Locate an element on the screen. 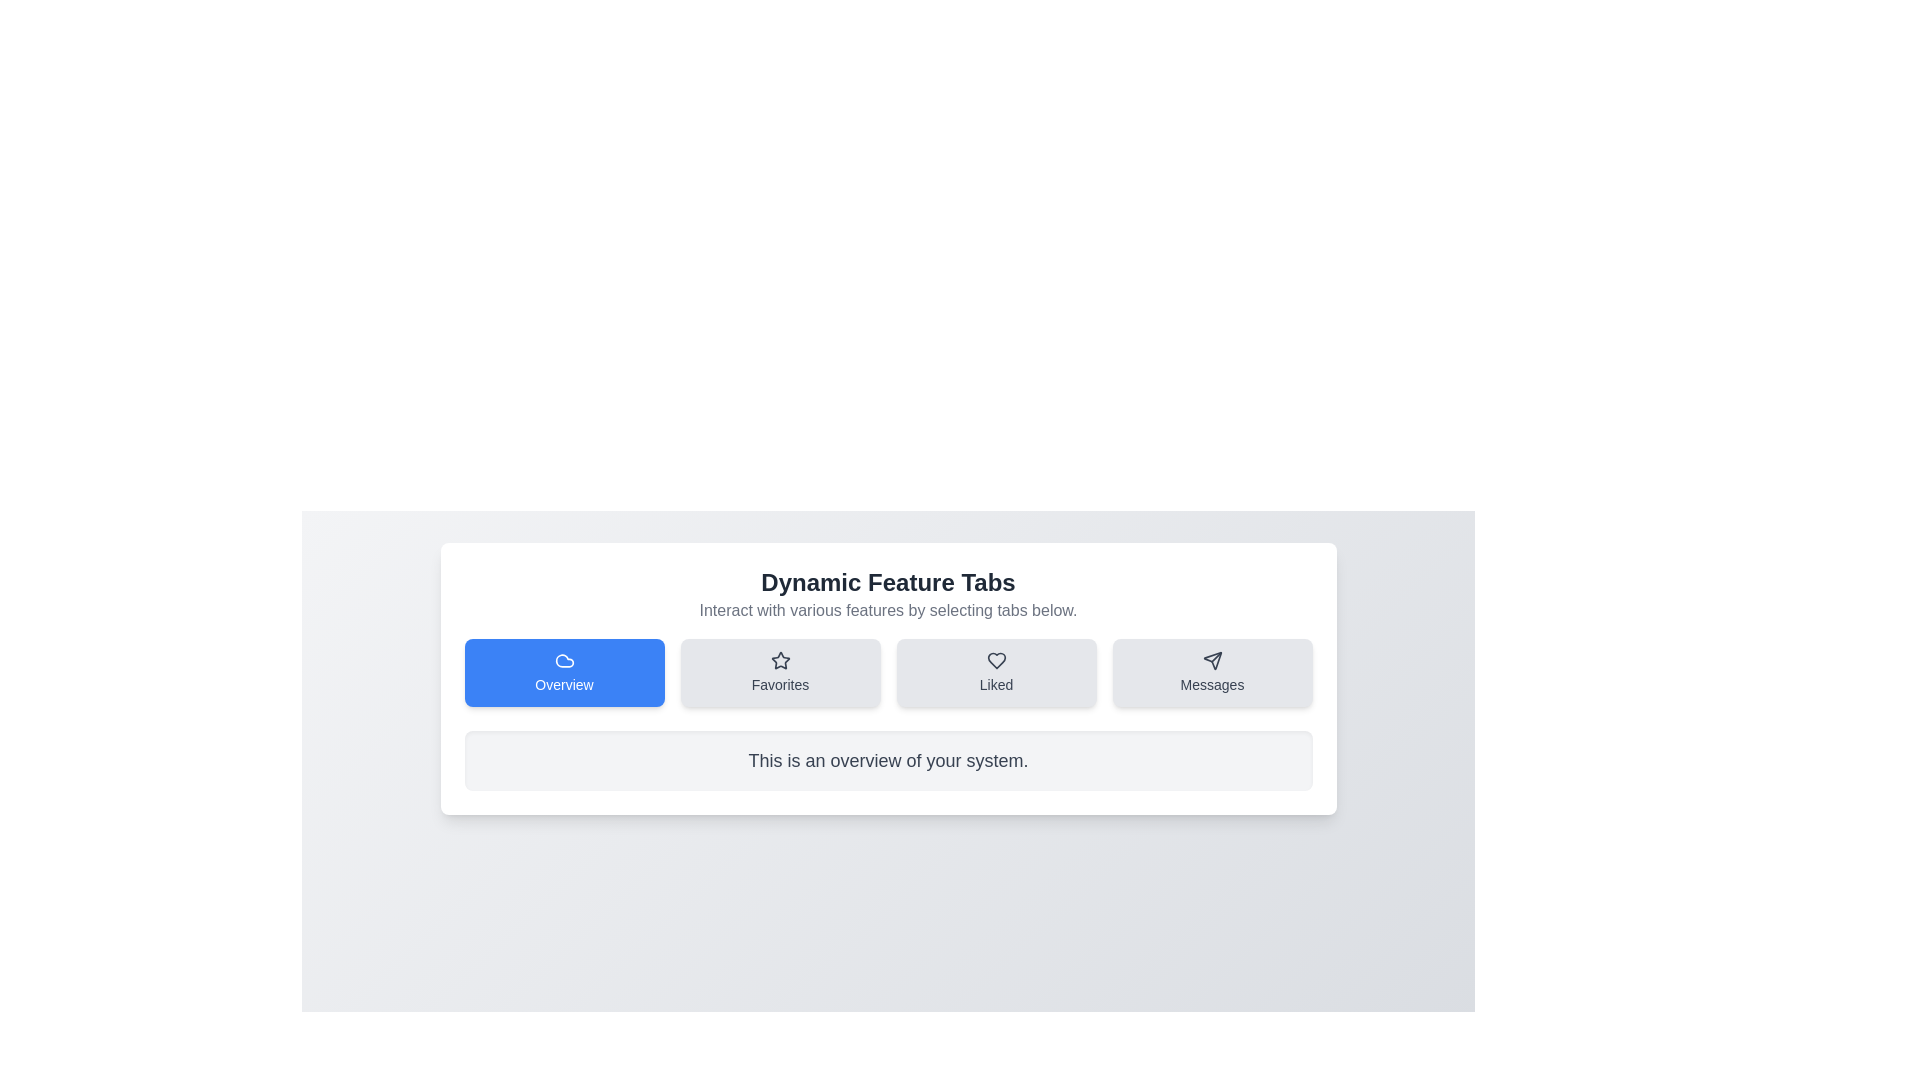 This screenshot has width=1920, height=1080. the 'Liked' tab button, which is a rectangular button with a heart icon, to observe the style change is located at coordinates (996, 672).